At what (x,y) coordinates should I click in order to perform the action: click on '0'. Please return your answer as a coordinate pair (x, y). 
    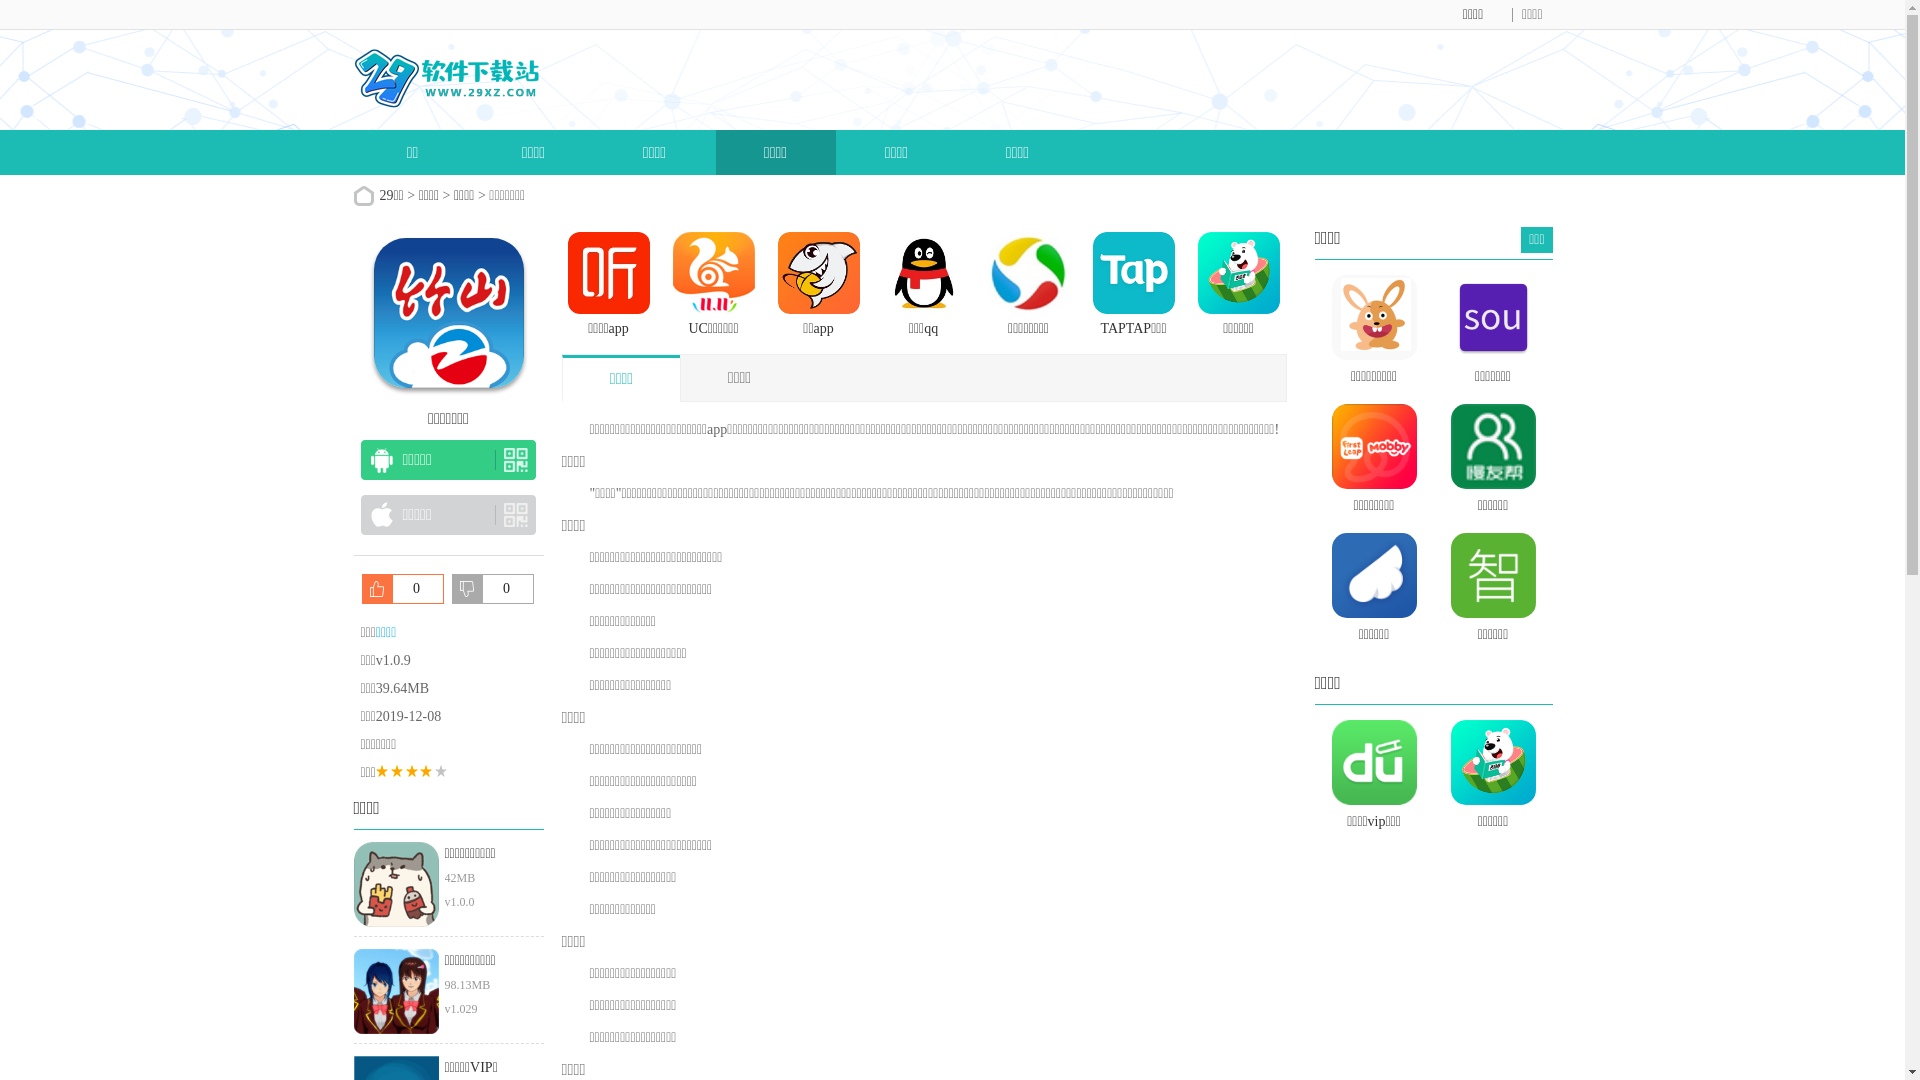
    Looking at the image, I should click on (402, 588).